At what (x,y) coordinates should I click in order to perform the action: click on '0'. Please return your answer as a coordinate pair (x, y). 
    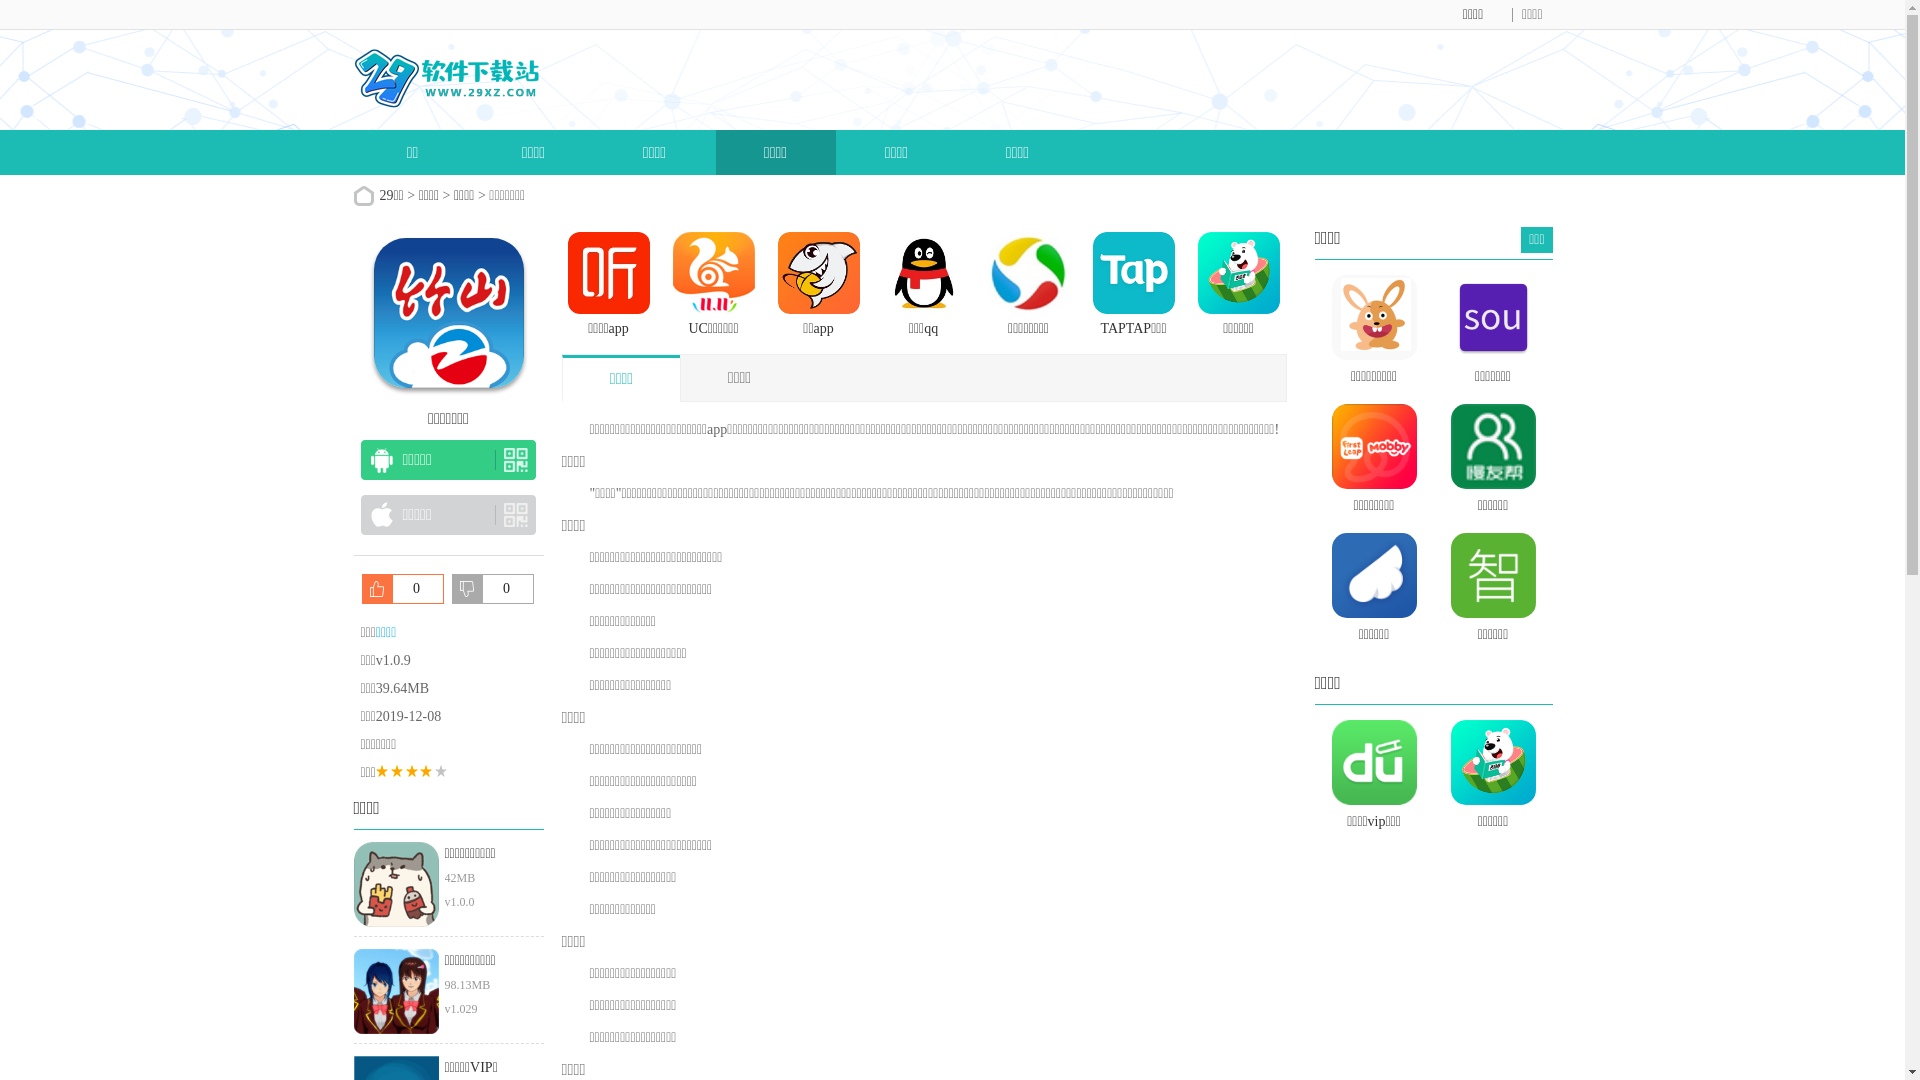
    Looking at the image, I should click on (402, 588).